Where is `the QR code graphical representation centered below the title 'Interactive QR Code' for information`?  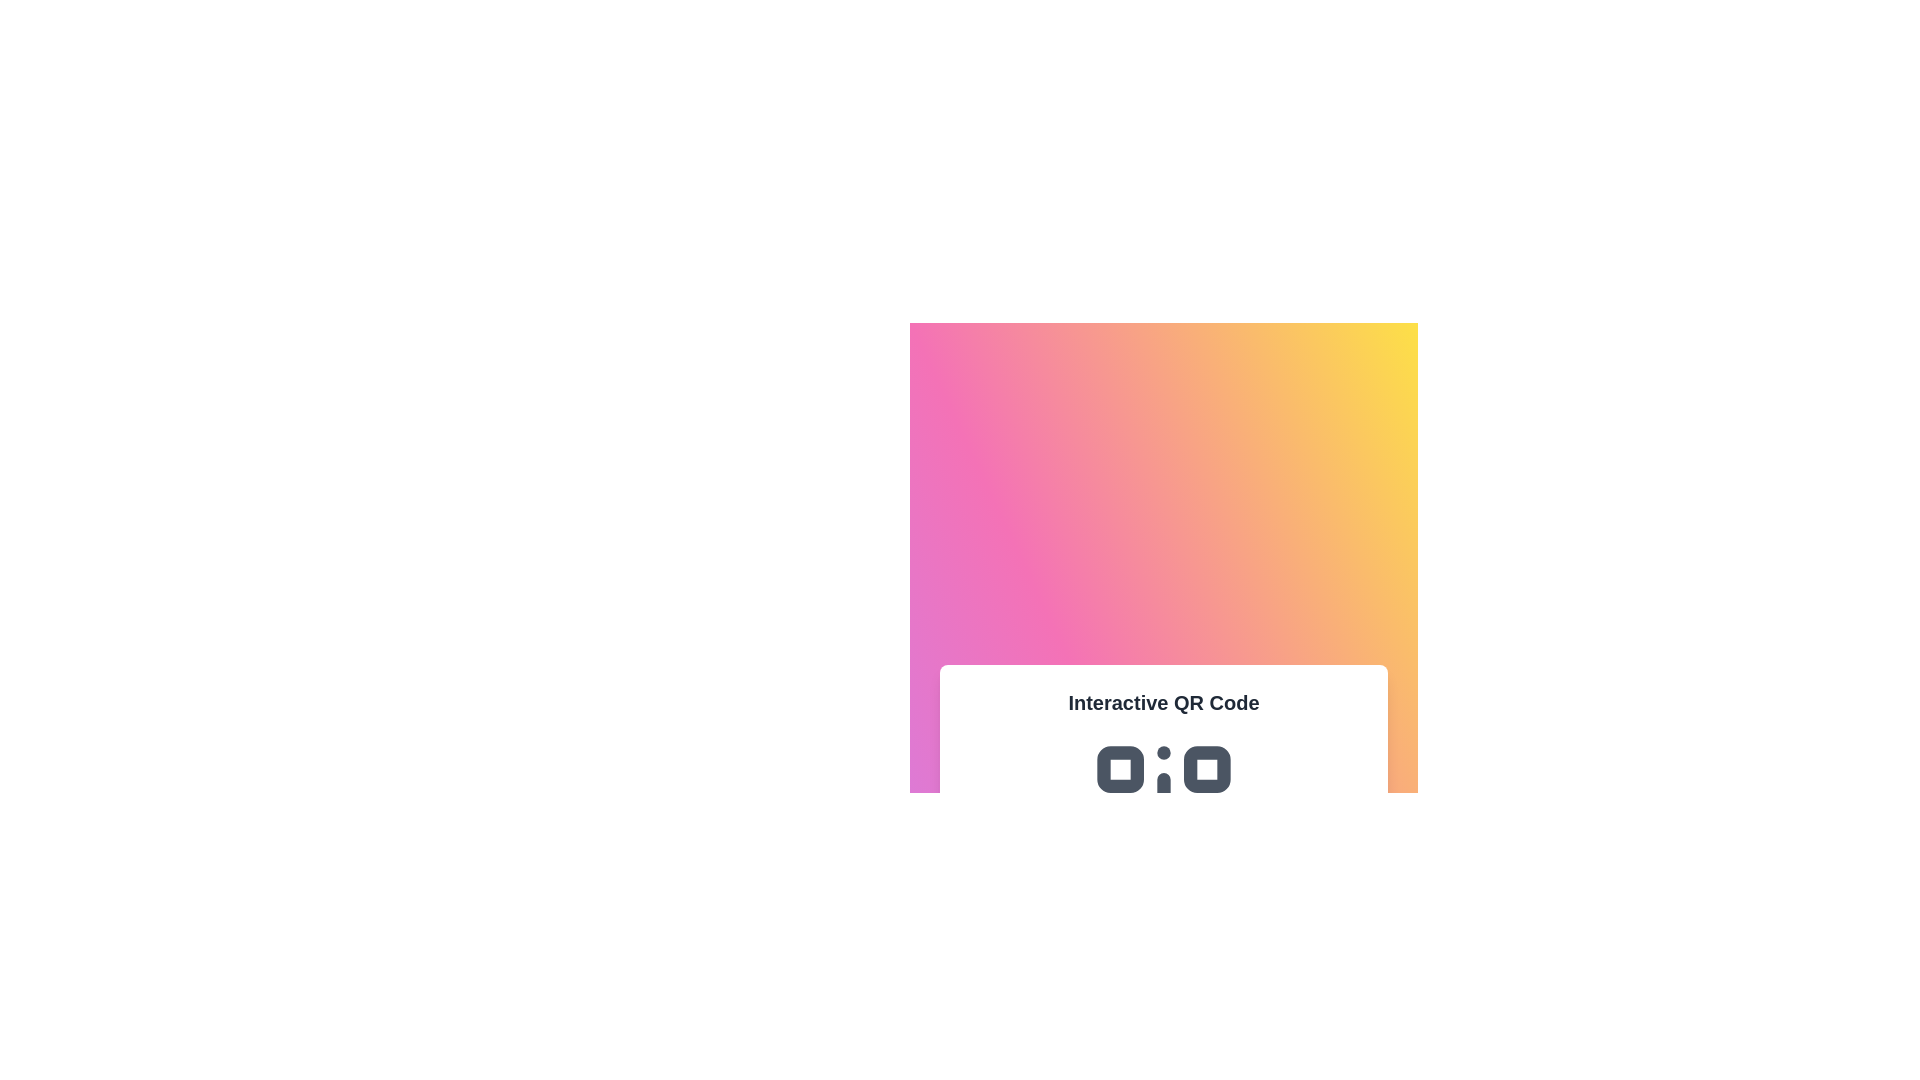 the QR code graphical representation centered below the title 'Interactive QR Code' for information is located at coordinates (1163, 812).